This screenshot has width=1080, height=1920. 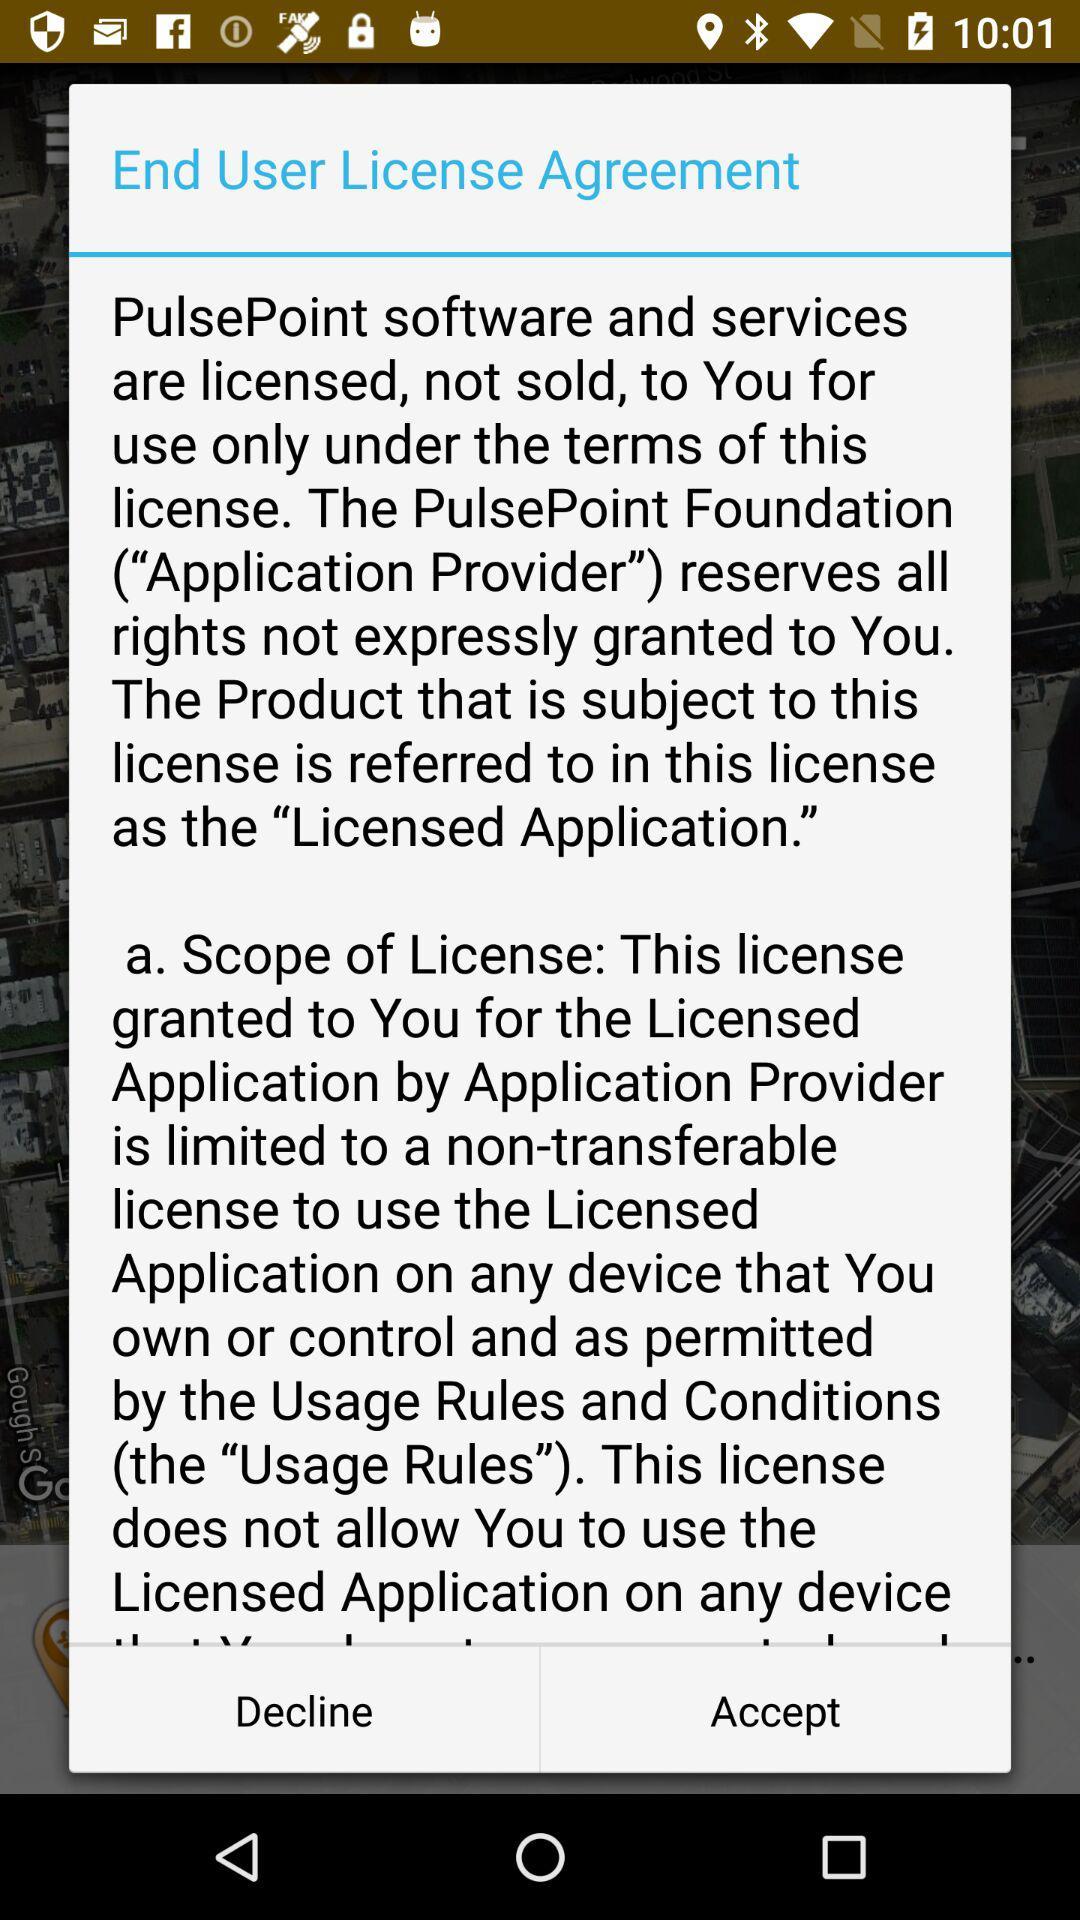 What do you see at coordinates (304, 1708) in the screenshot?
I see `app below pulsepoint software and item` at bounding box center [304, 1708].